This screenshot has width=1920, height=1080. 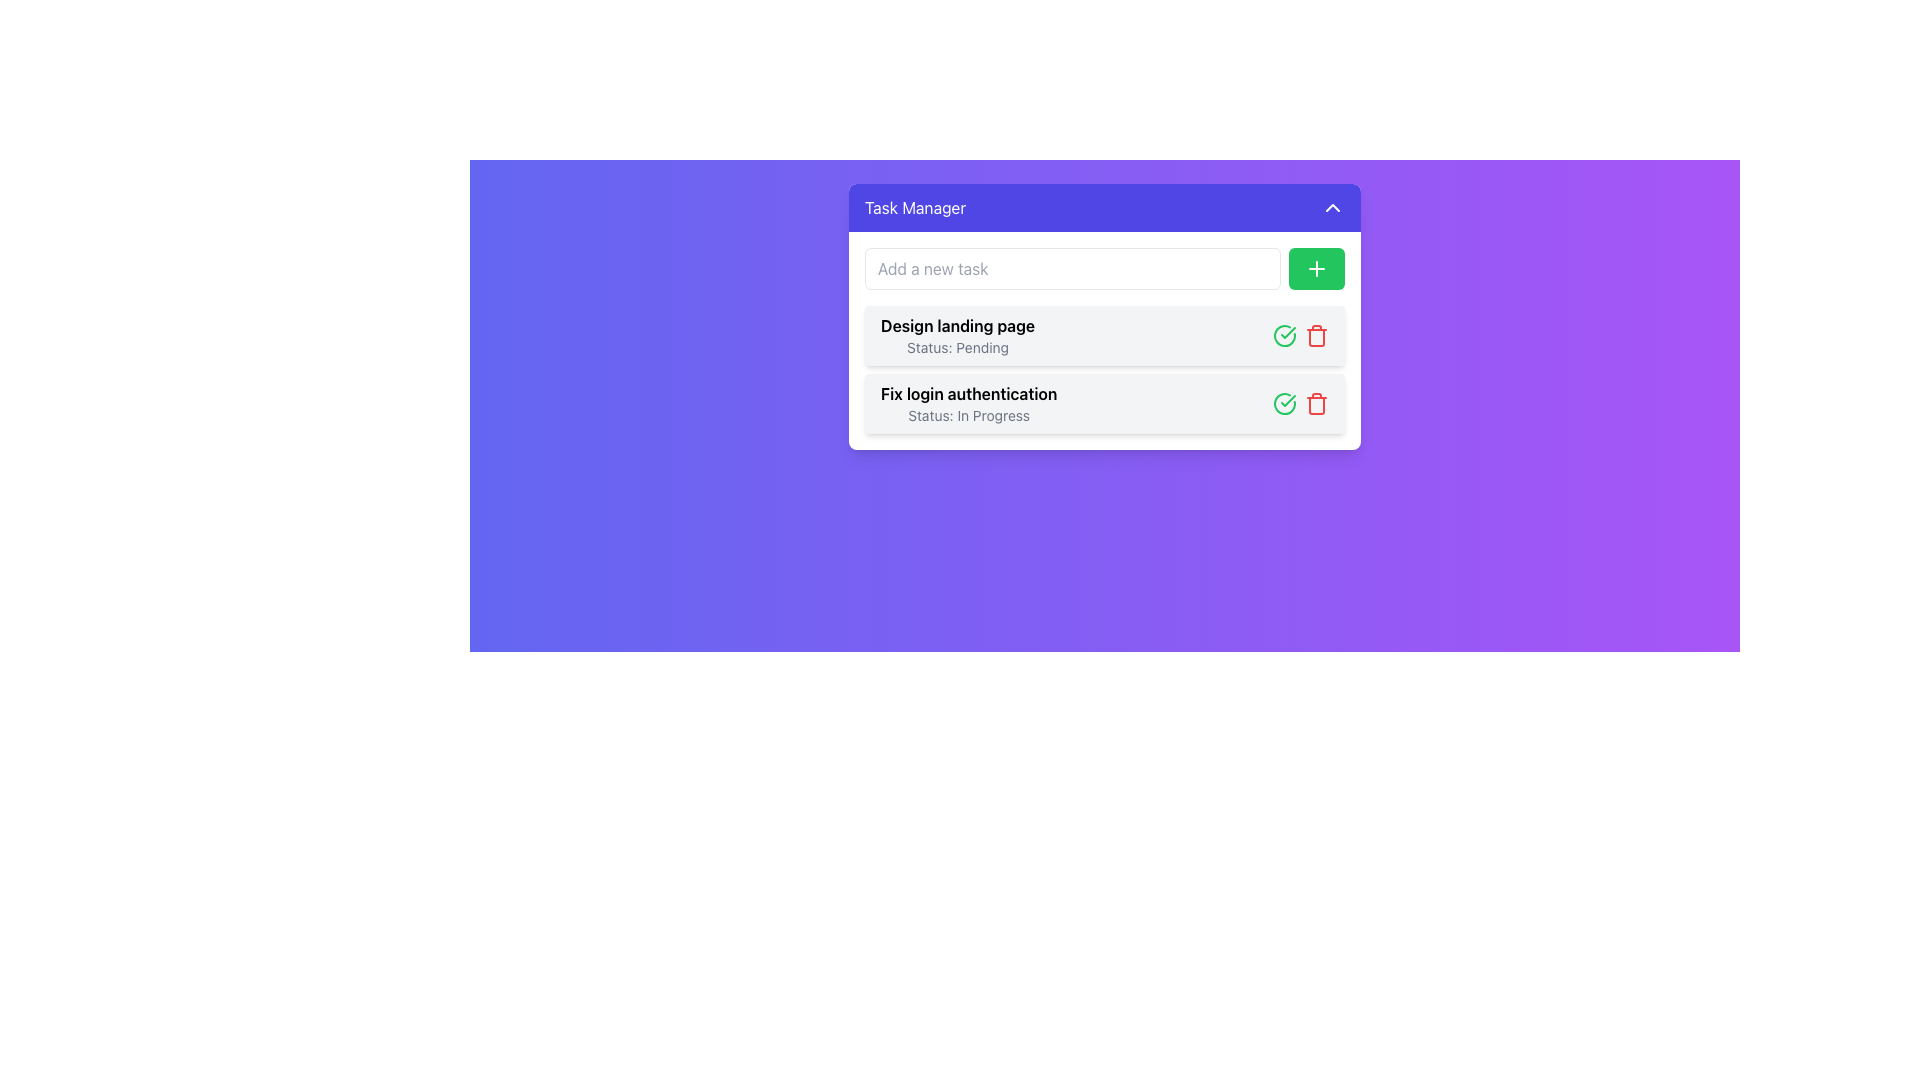 What do you see at coordinates (1285, 334) in the screenshot?
I see `the green circular checkmark icon to mark the task as complete, located in the second row next to the text 'Fix login authentication'` at bounding box center [1285, 334].